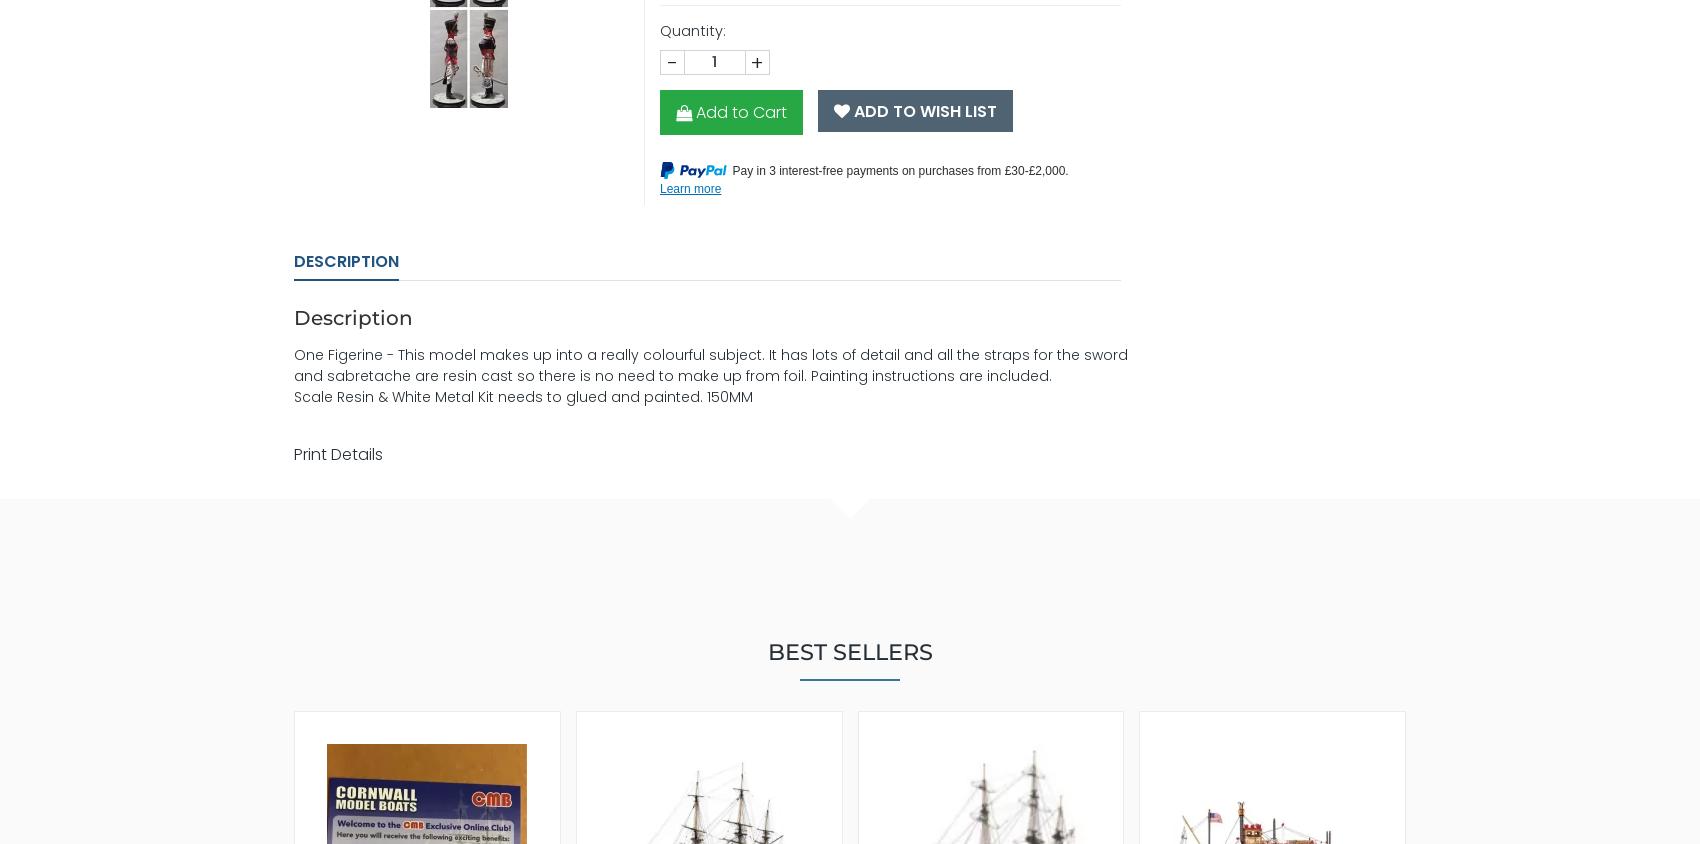 This screenshot has width=1700, height=844. What do you see at coordinates (692, 28) in the screenshot?
I see `'Quantity:'` at bounding box center [692, 28].